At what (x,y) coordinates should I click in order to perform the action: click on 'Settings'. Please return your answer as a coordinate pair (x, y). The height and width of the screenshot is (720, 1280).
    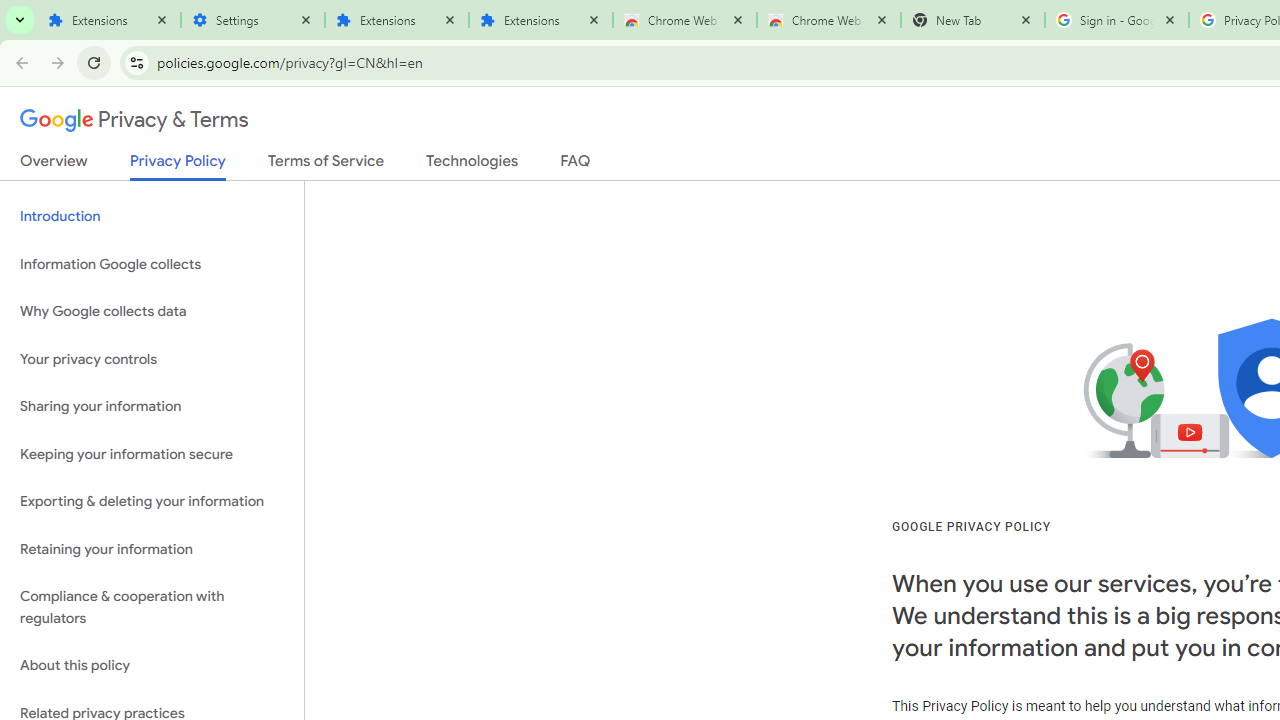
    Looking at the image, I should click on (251, 20).